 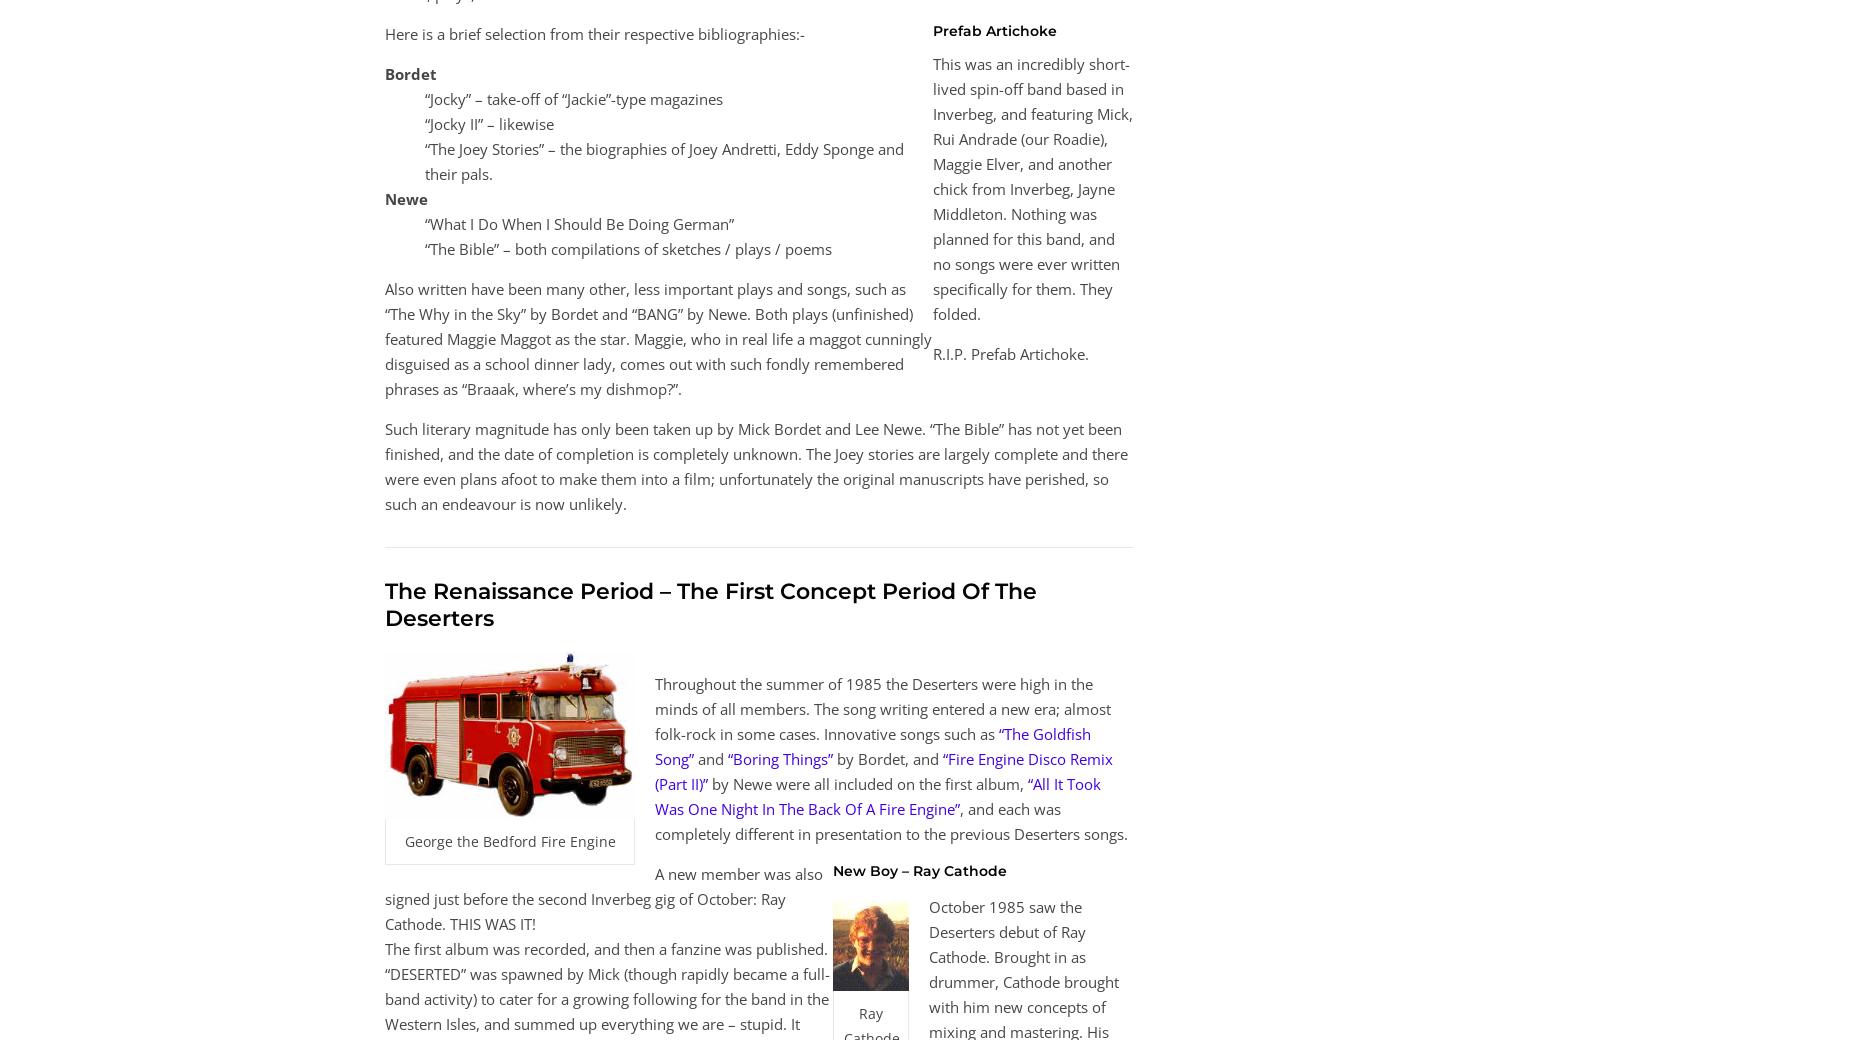 I want to click on '“The Bible” – both compilations of sketches / plays / poems', so click(x=628, y=248).